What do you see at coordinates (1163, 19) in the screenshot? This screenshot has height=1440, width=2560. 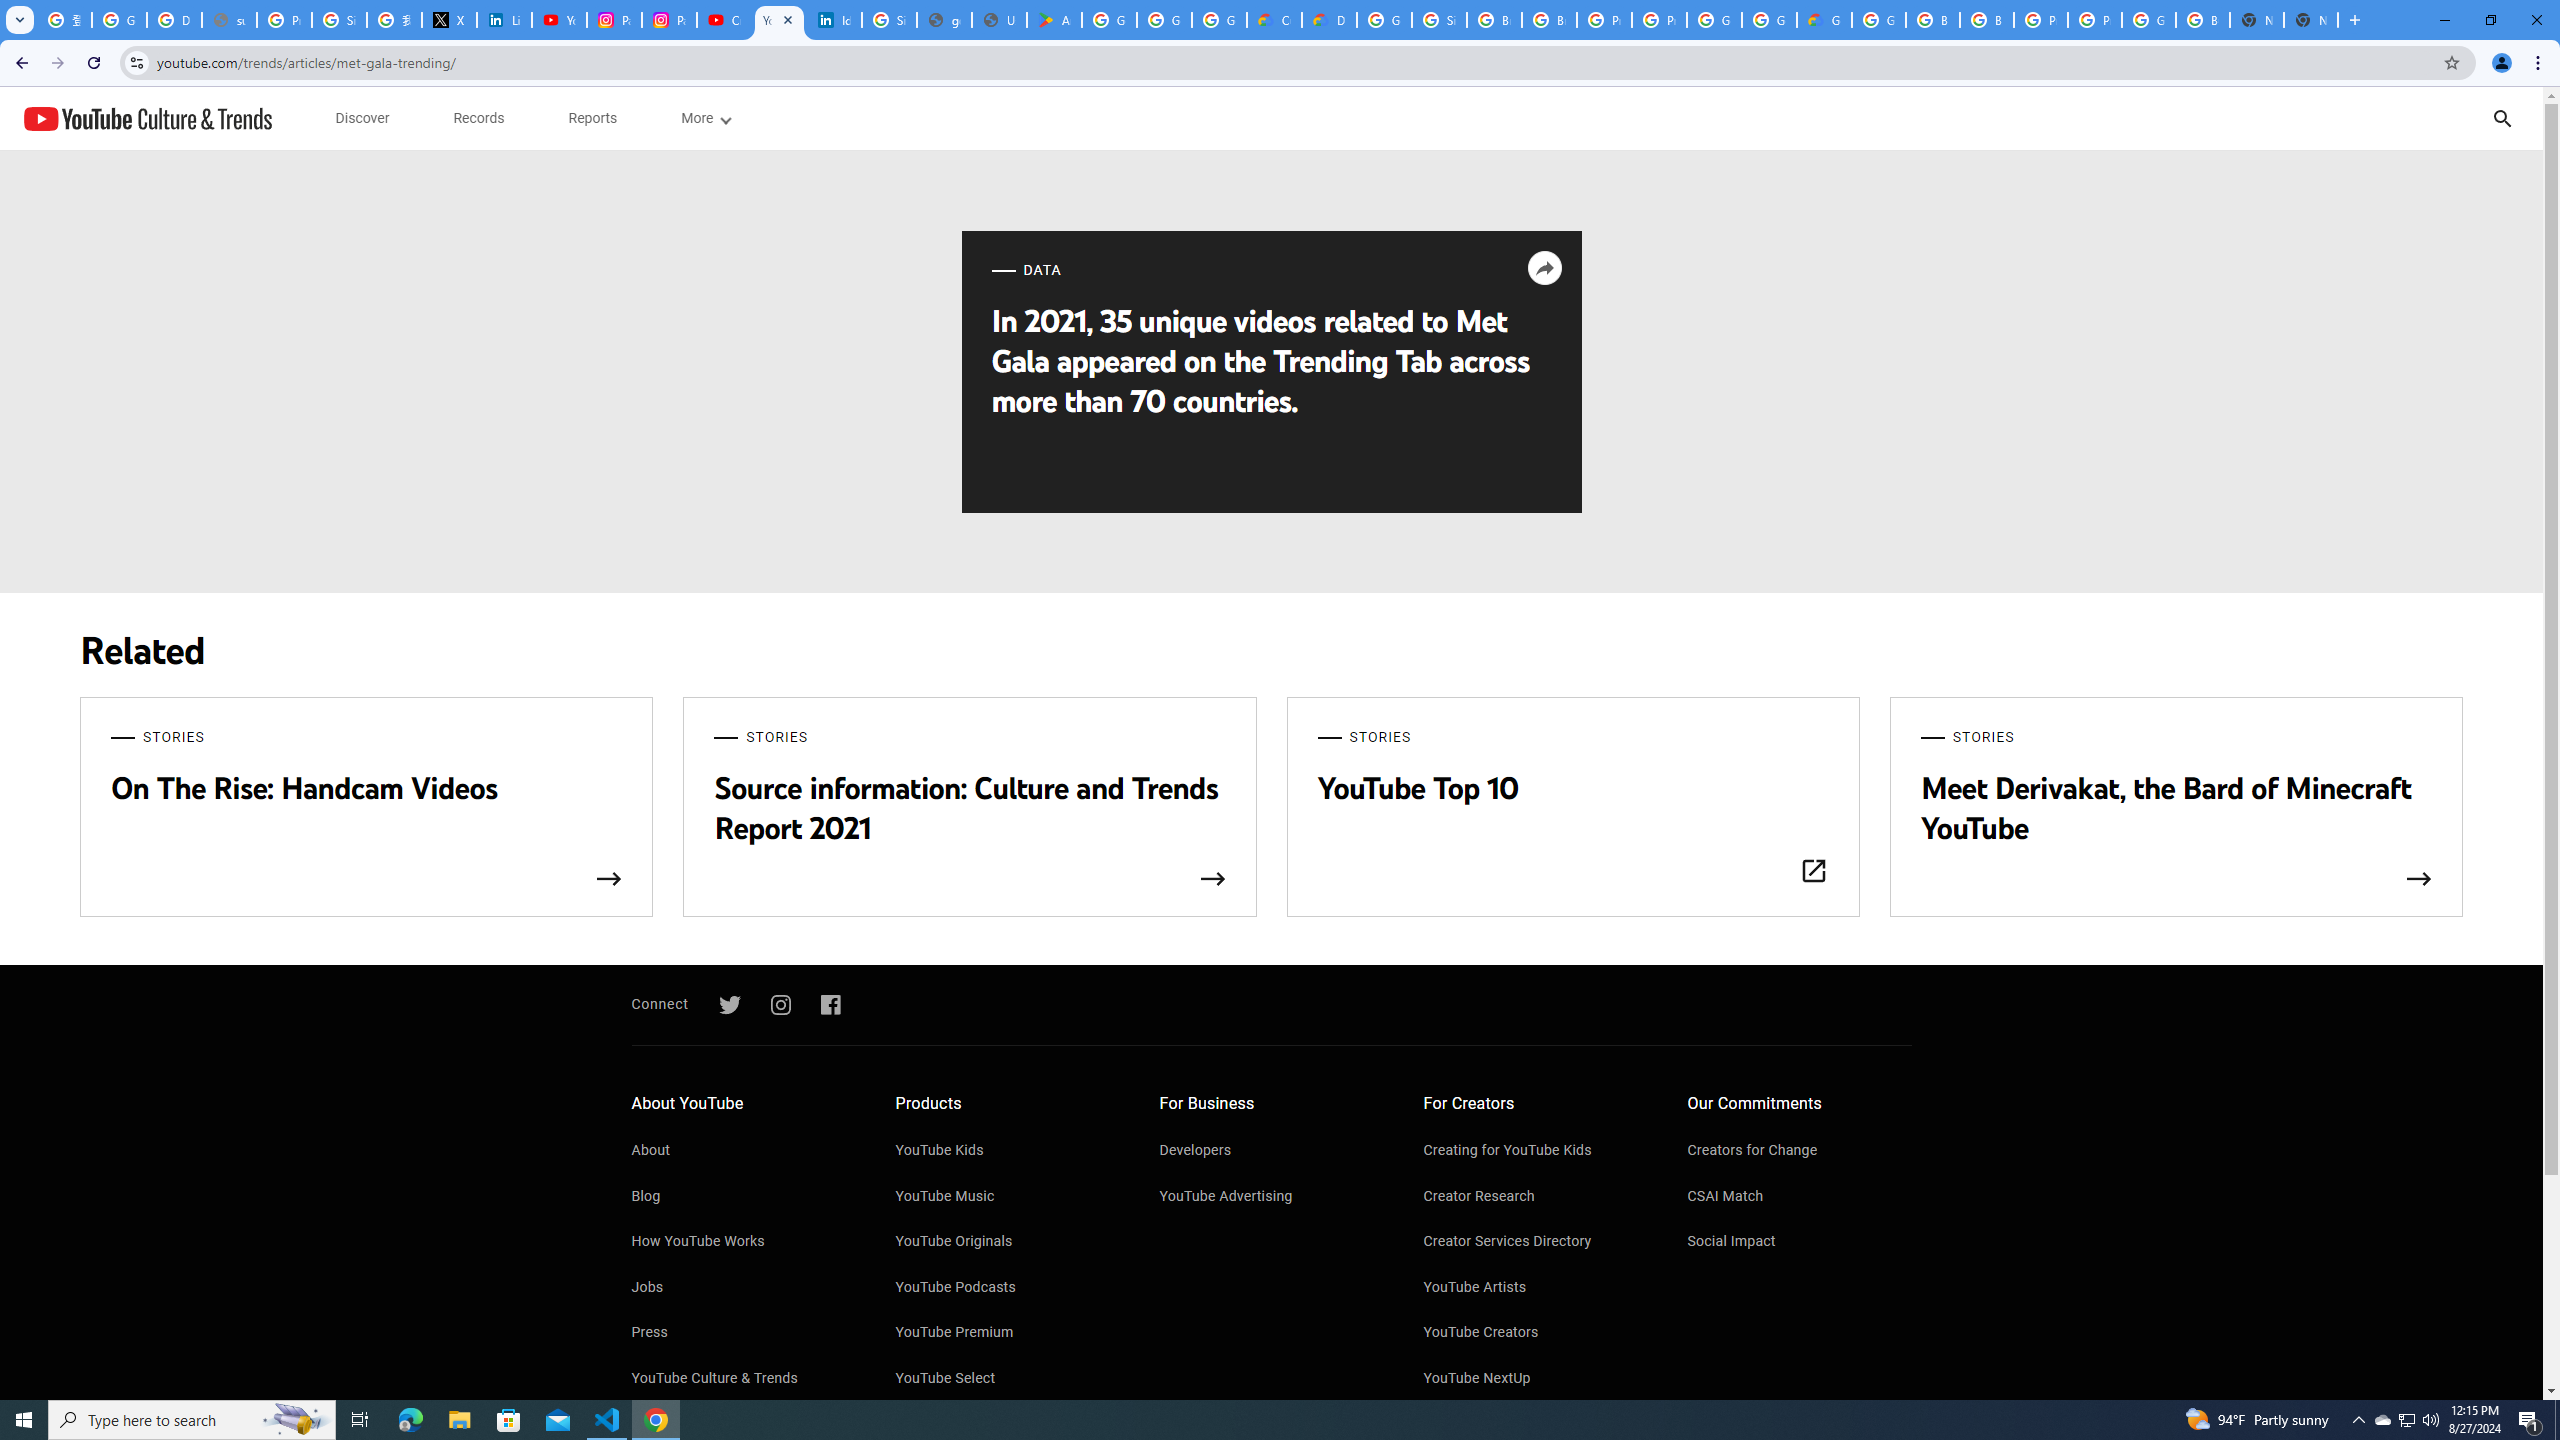 I see `'Google Workspace - Specific Terms'` at bounding box center [1163, 19].